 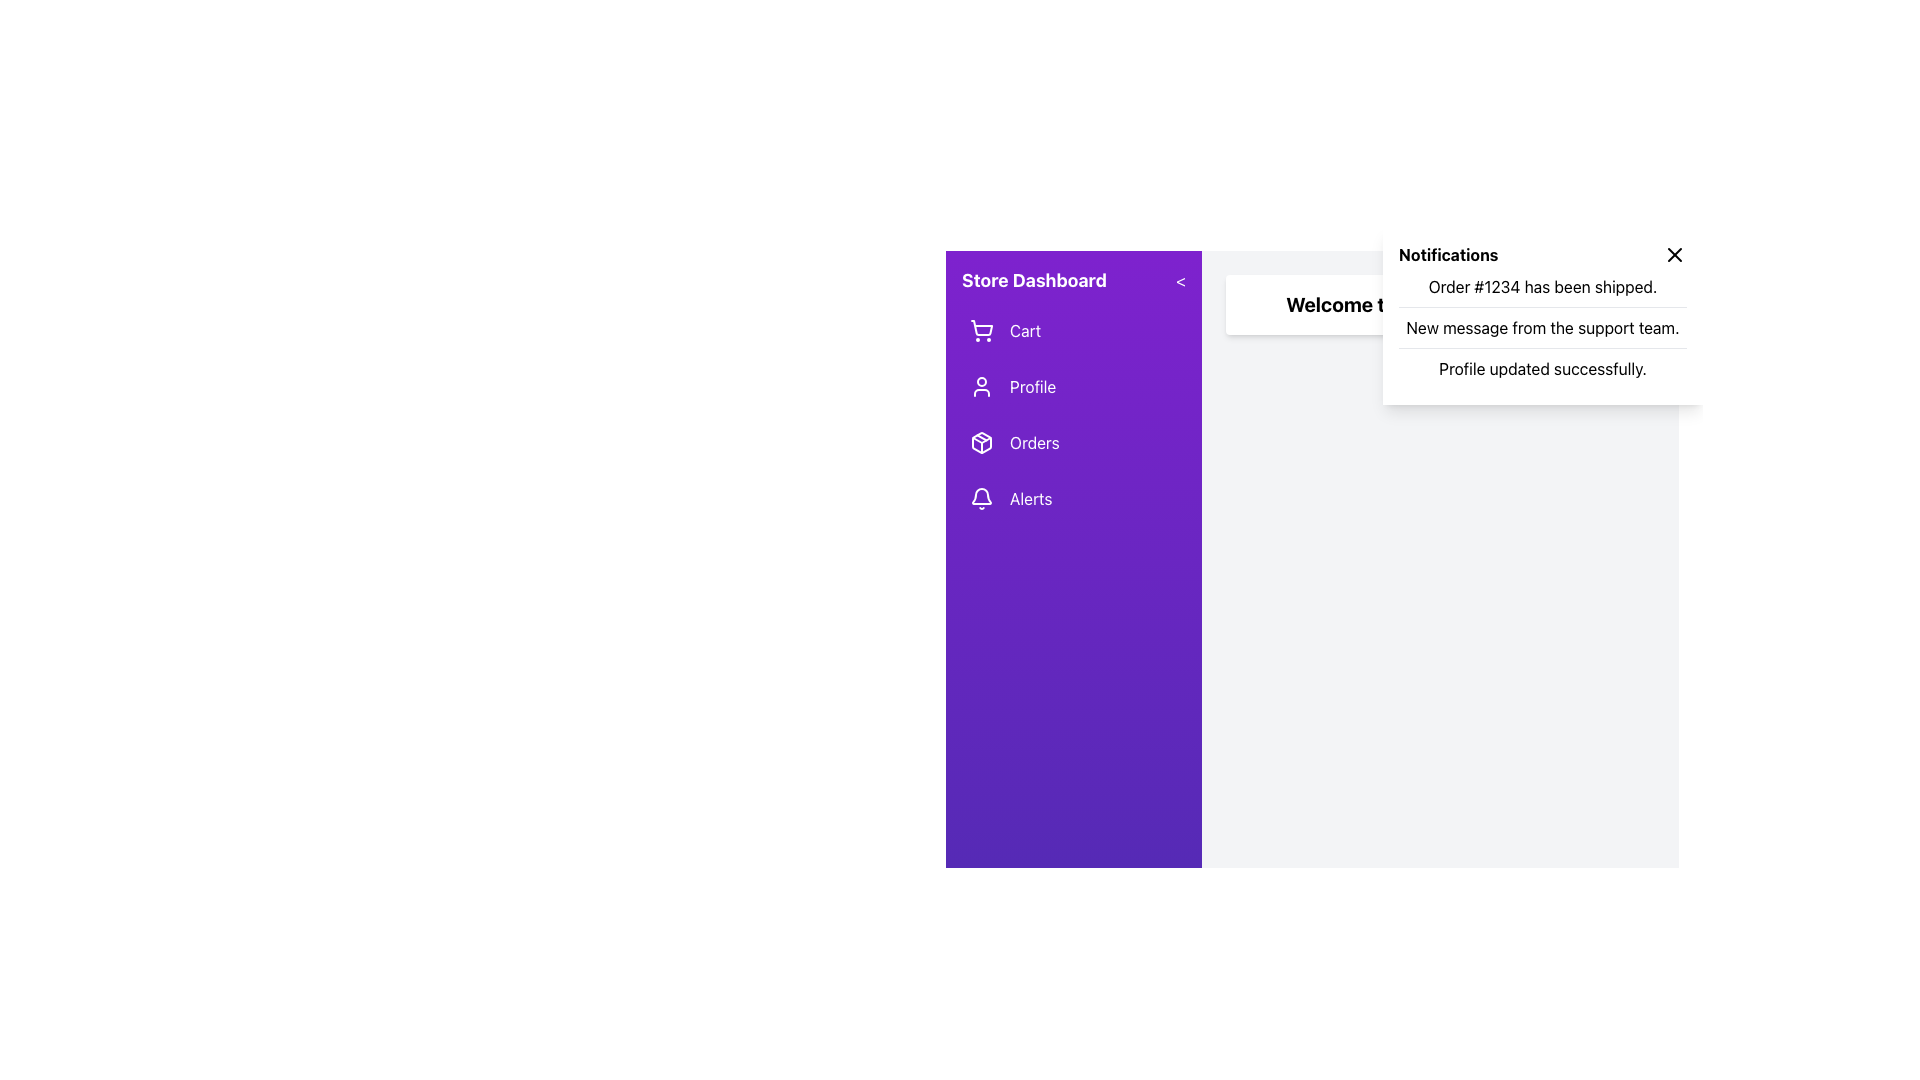 I want to click on the navigation menu located, so click(x=1073, y=414).